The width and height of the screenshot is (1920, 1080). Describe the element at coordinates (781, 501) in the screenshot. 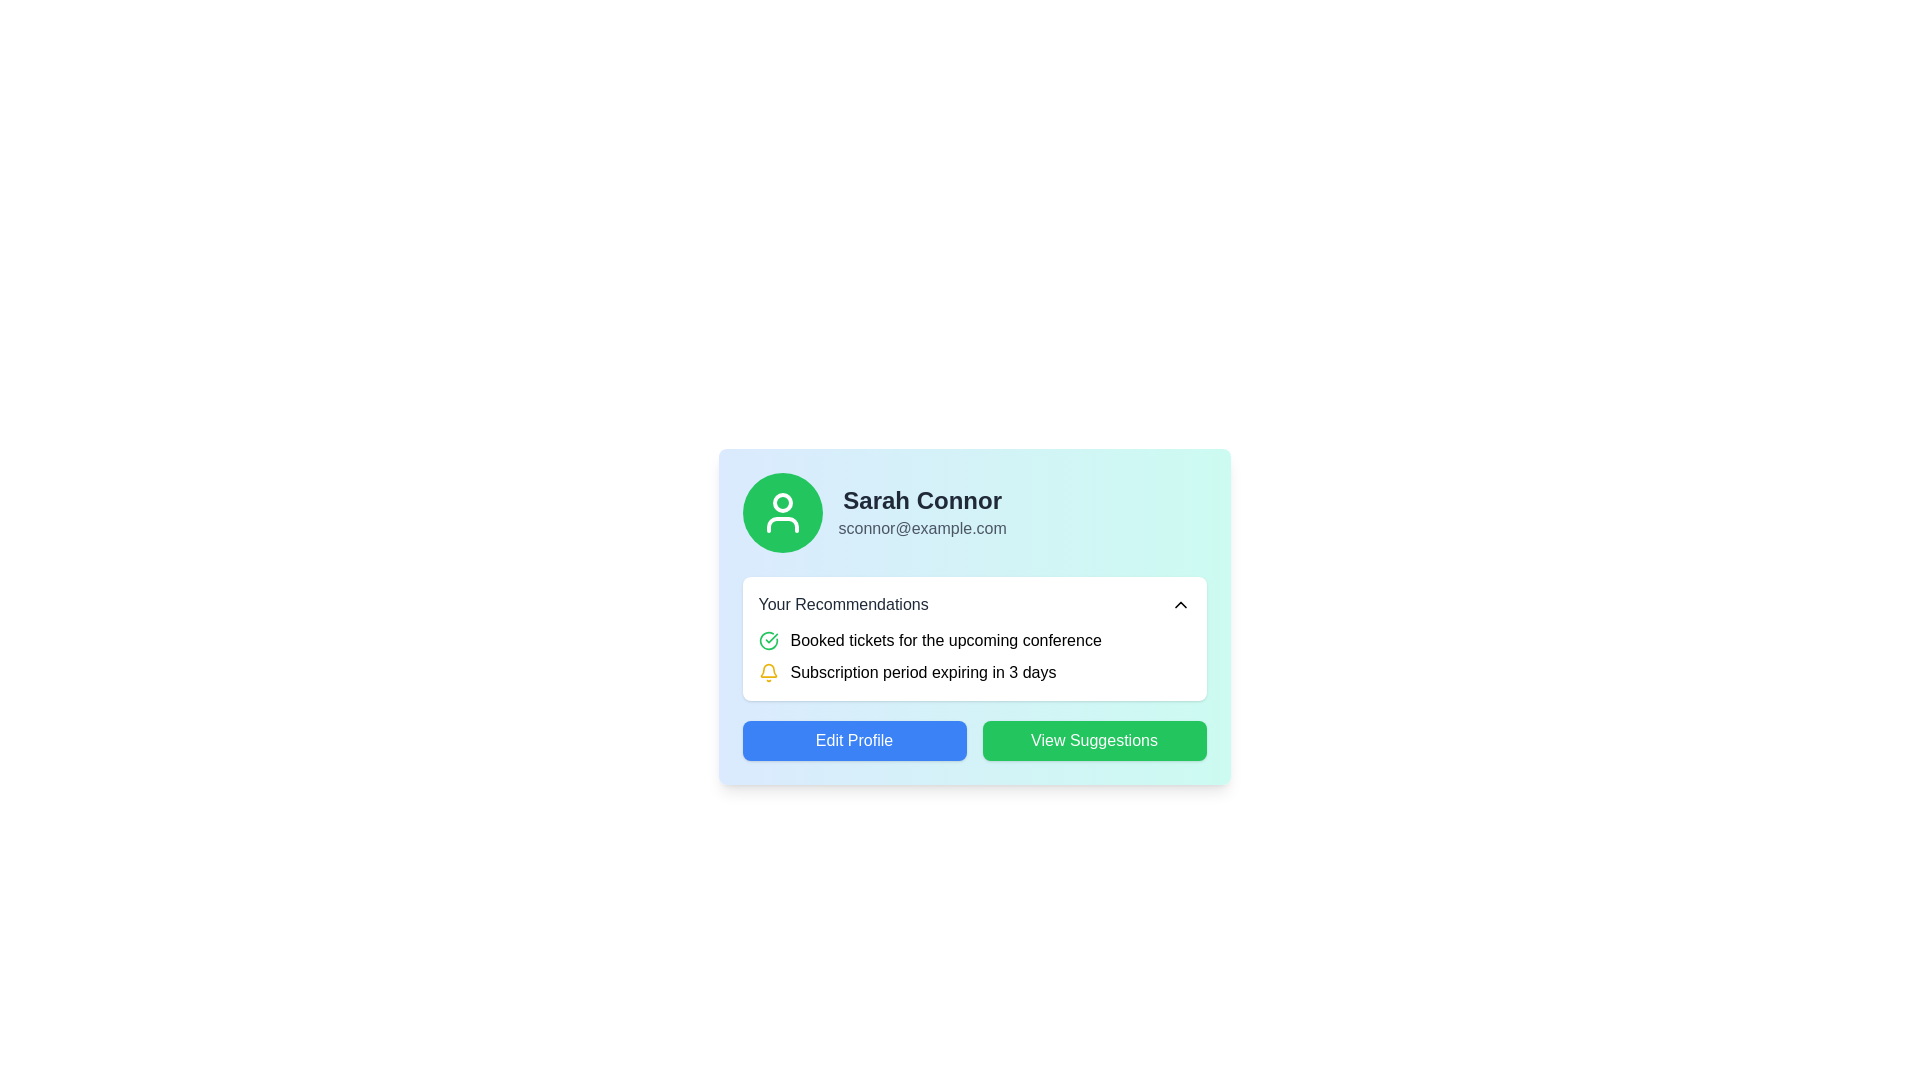

I see `the small green circular decorative SVG element with a white outline that is centrally positioned within the user profile icon associated with the user named 'Sarah Connor'` at that location.